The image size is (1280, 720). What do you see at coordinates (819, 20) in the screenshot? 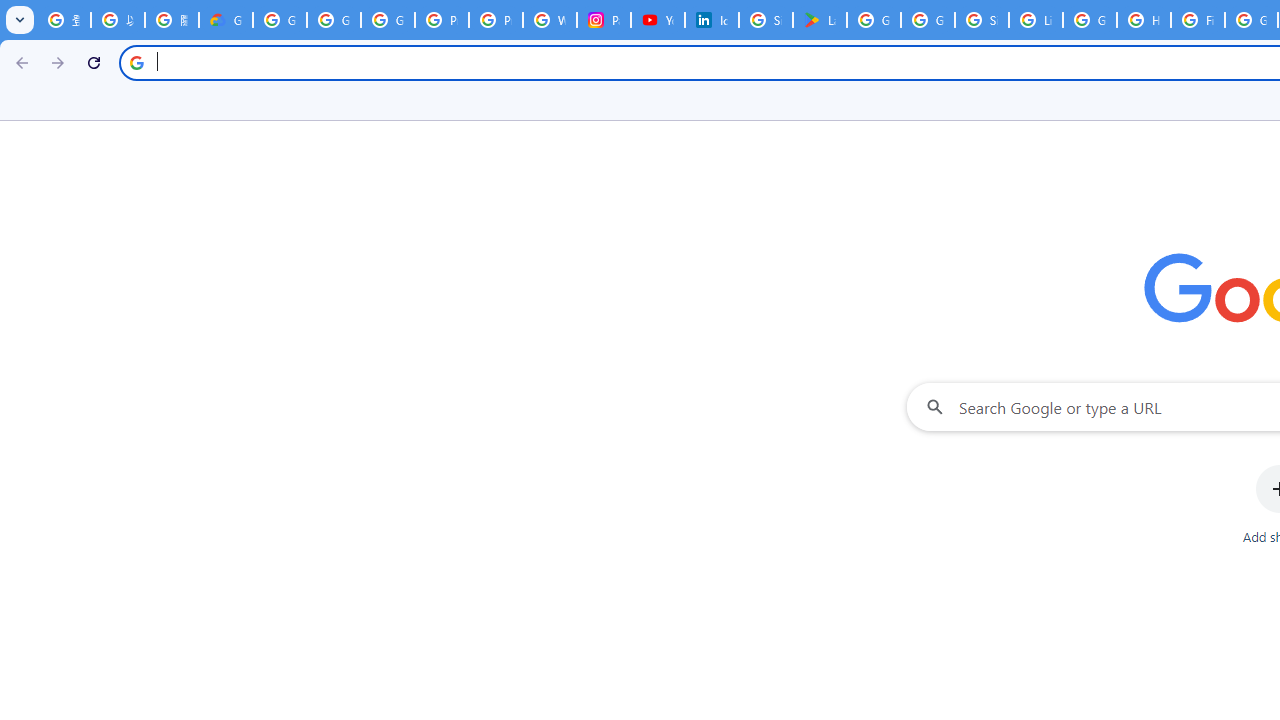
I see `'Last Shelter: Survival - Apps on Google Play'` at bounding box center [819, 20].